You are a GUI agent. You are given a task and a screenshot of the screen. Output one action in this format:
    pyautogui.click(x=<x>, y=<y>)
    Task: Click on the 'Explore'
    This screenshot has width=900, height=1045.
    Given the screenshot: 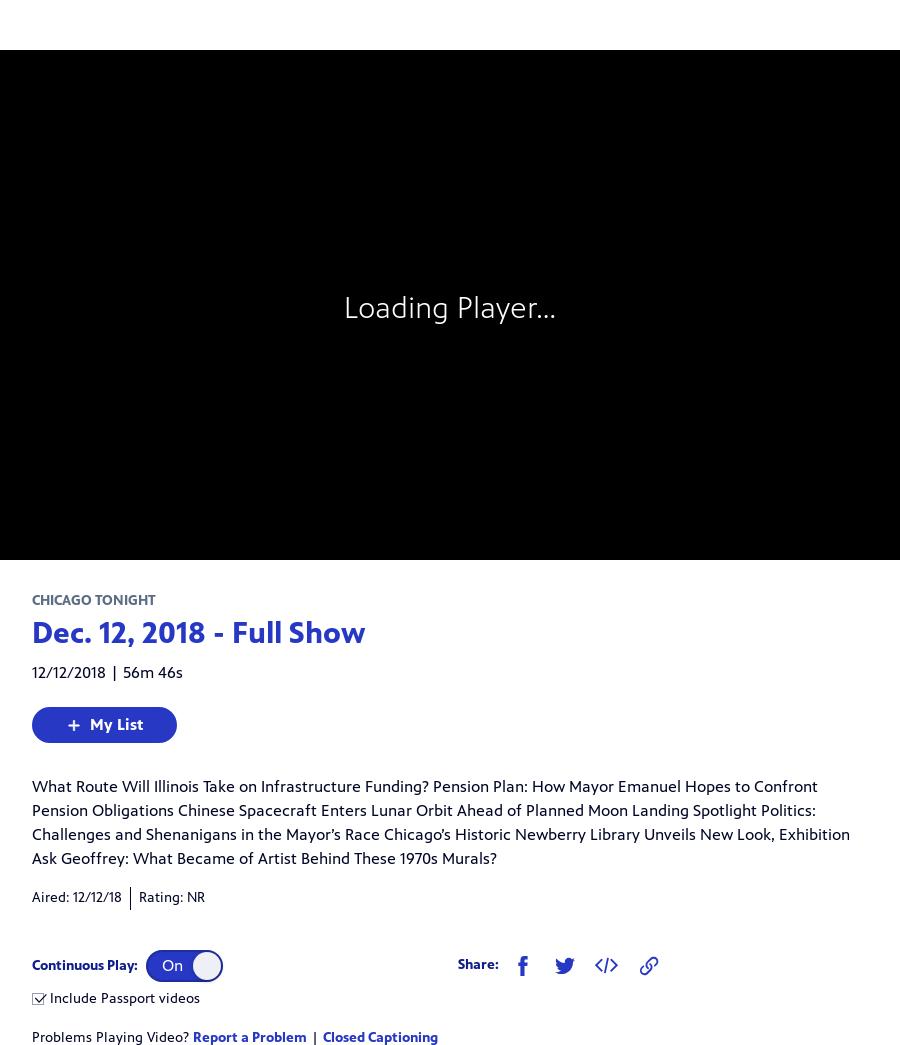 What is the action you would take?
    pyautogui.click(x=23, y=257)
    